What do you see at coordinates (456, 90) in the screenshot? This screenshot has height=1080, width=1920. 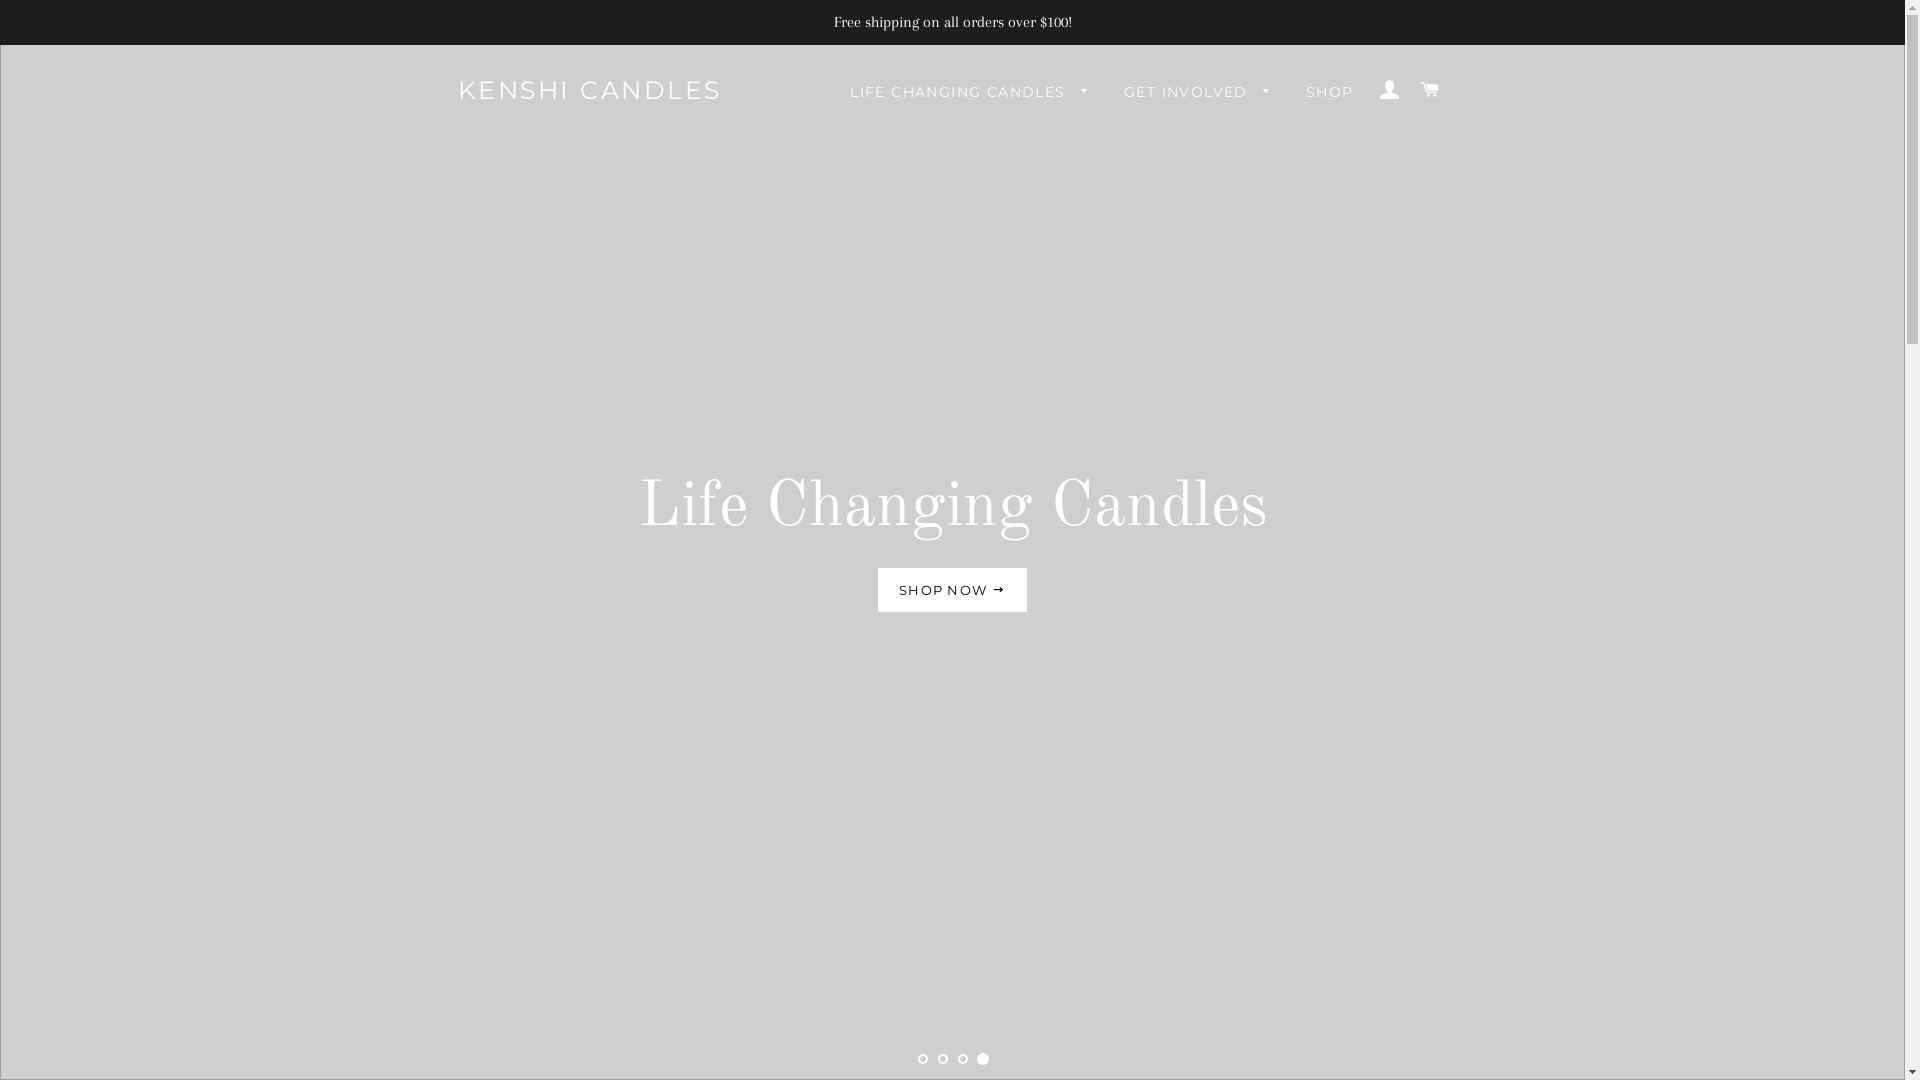 I see `'KENSHI CANDLES'` at bounding box center [456, 90].